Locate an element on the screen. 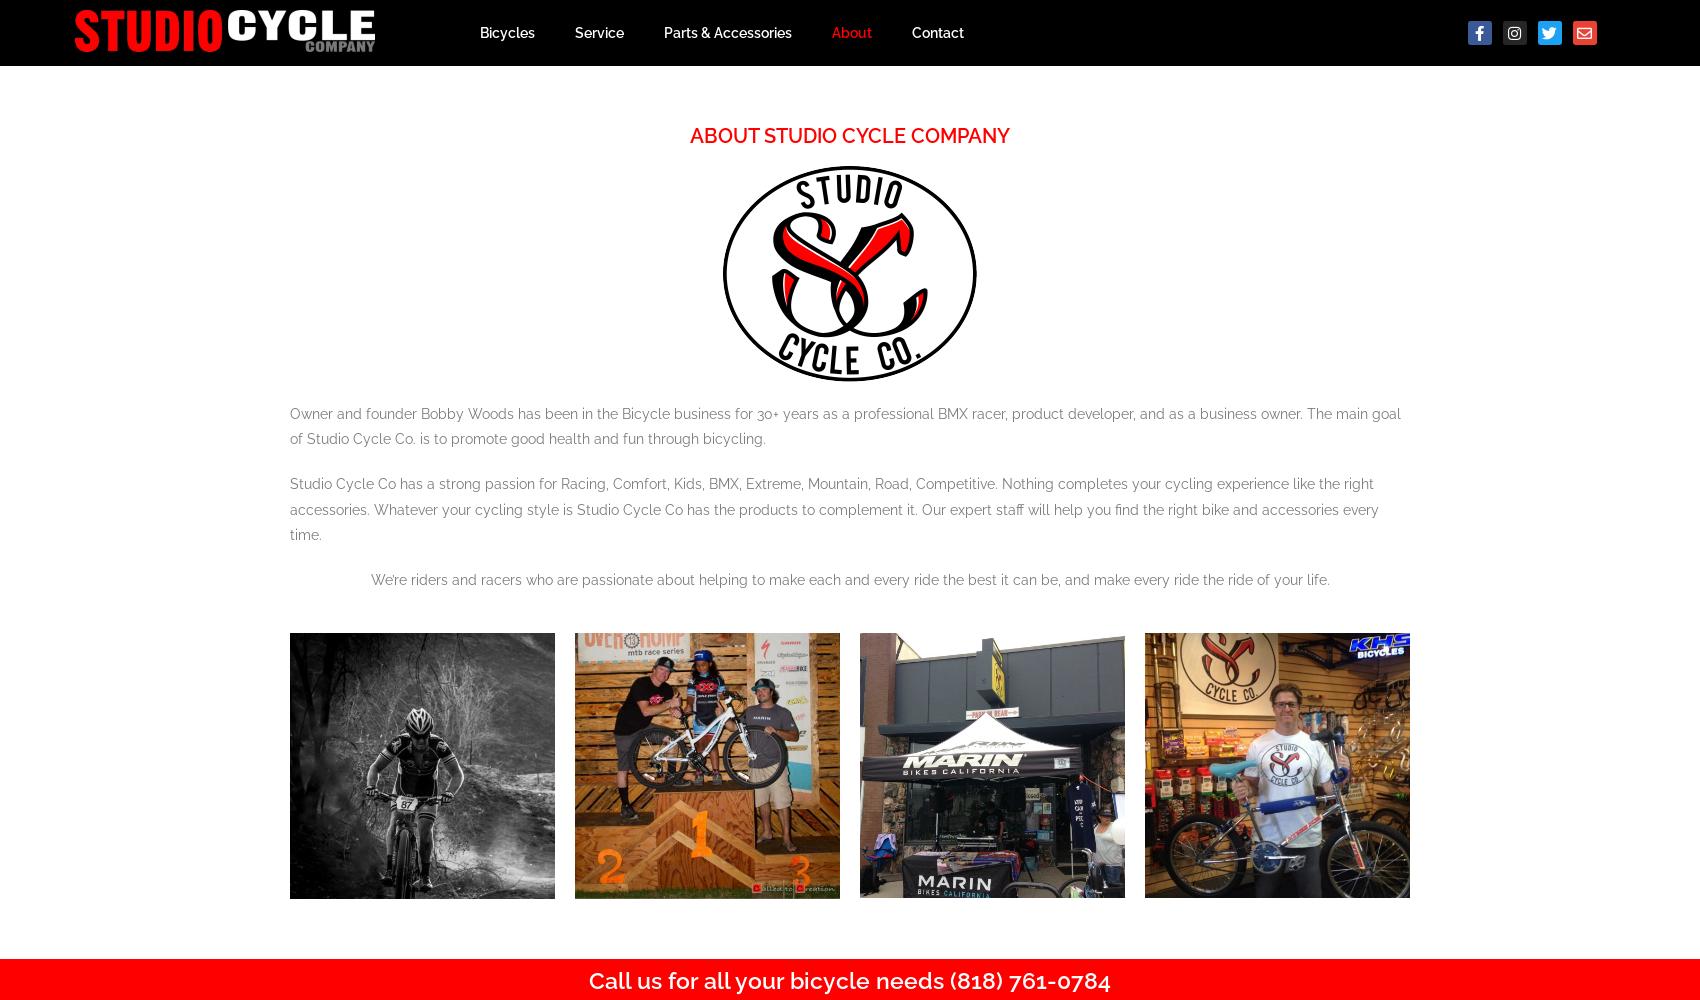  'Call us for all your bicycle needs (818) 761-0784' is located at coordinates (588, 978).